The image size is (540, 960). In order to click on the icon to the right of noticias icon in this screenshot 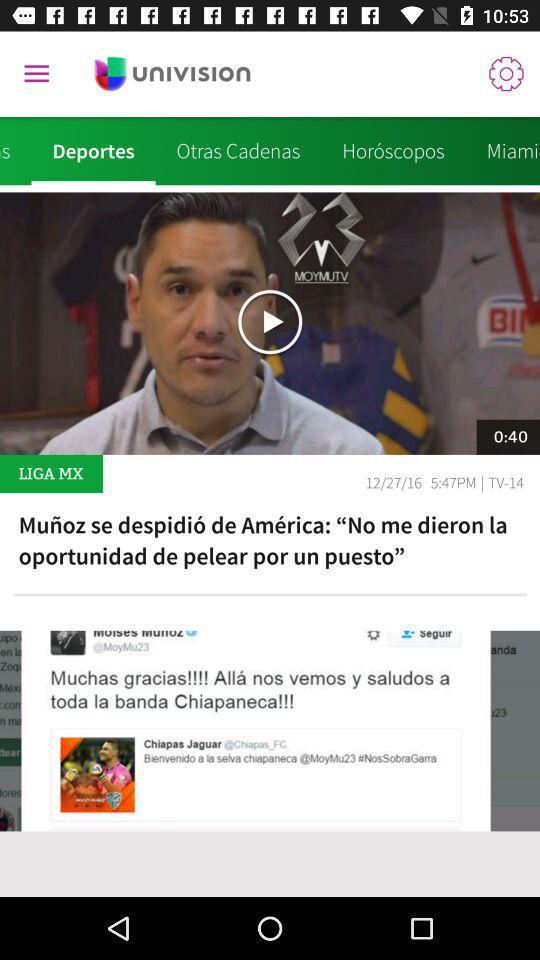, I will do `click(92, 150)`.